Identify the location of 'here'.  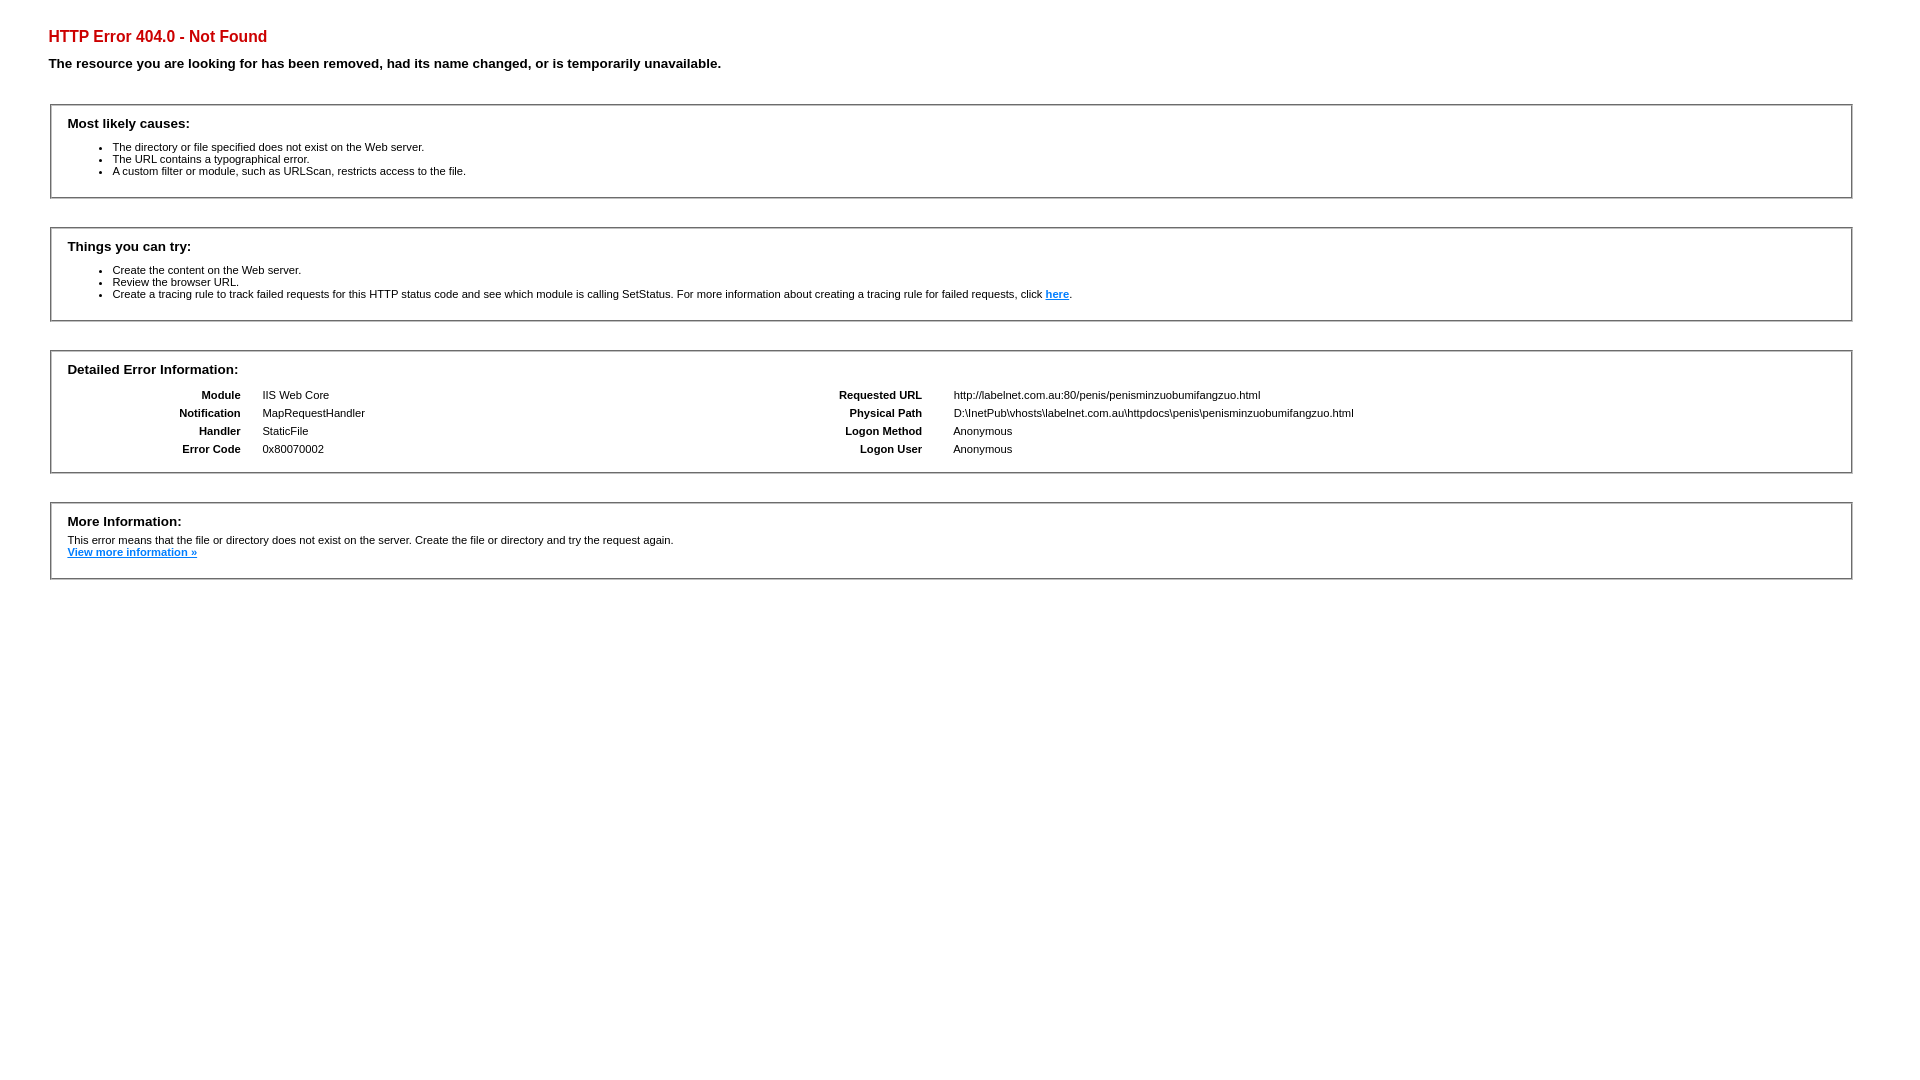
(1056, 293).